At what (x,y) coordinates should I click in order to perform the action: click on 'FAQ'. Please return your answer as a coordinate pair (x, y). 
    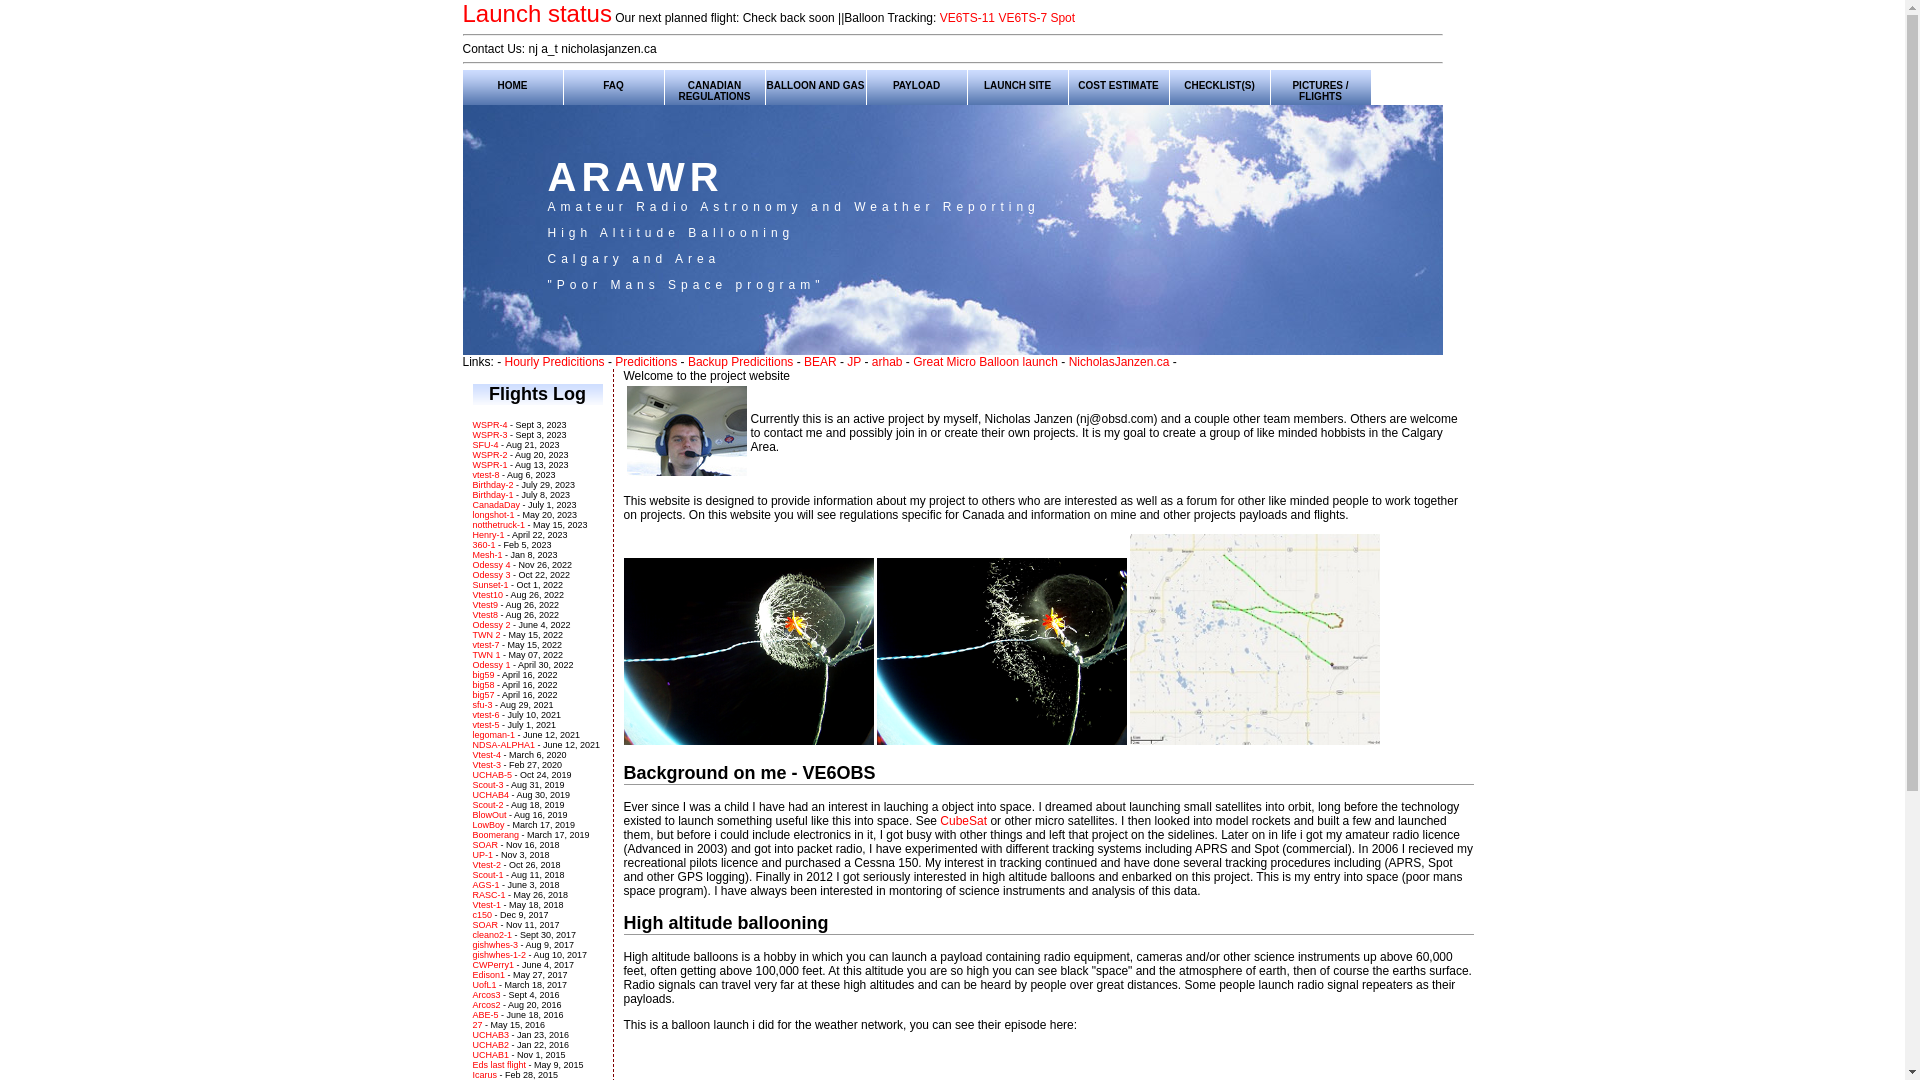
    Looking at the image, I should click on (613, 83).